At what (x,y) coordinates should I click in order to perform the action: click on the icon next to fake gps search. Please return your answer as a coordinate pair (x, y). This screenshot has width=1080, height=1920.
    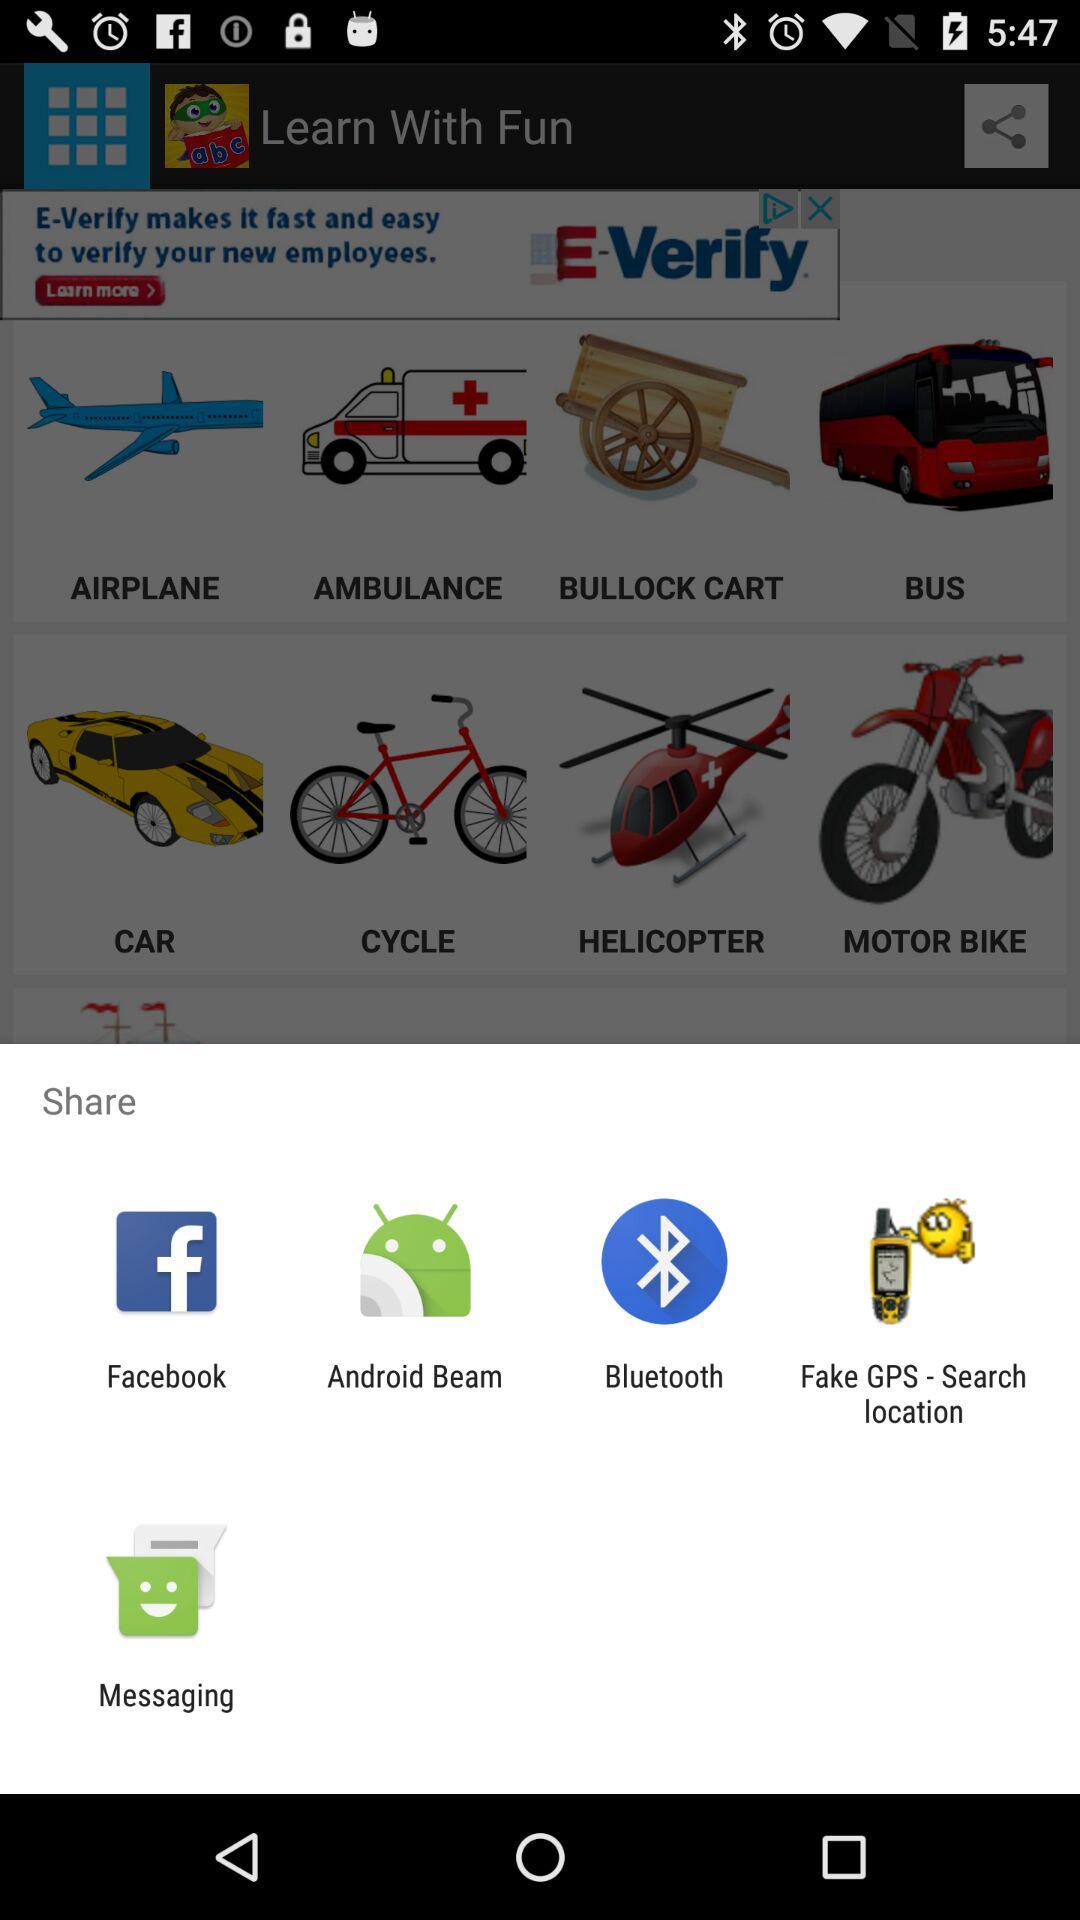
    Looking at the image, I should click on (664, 1392).